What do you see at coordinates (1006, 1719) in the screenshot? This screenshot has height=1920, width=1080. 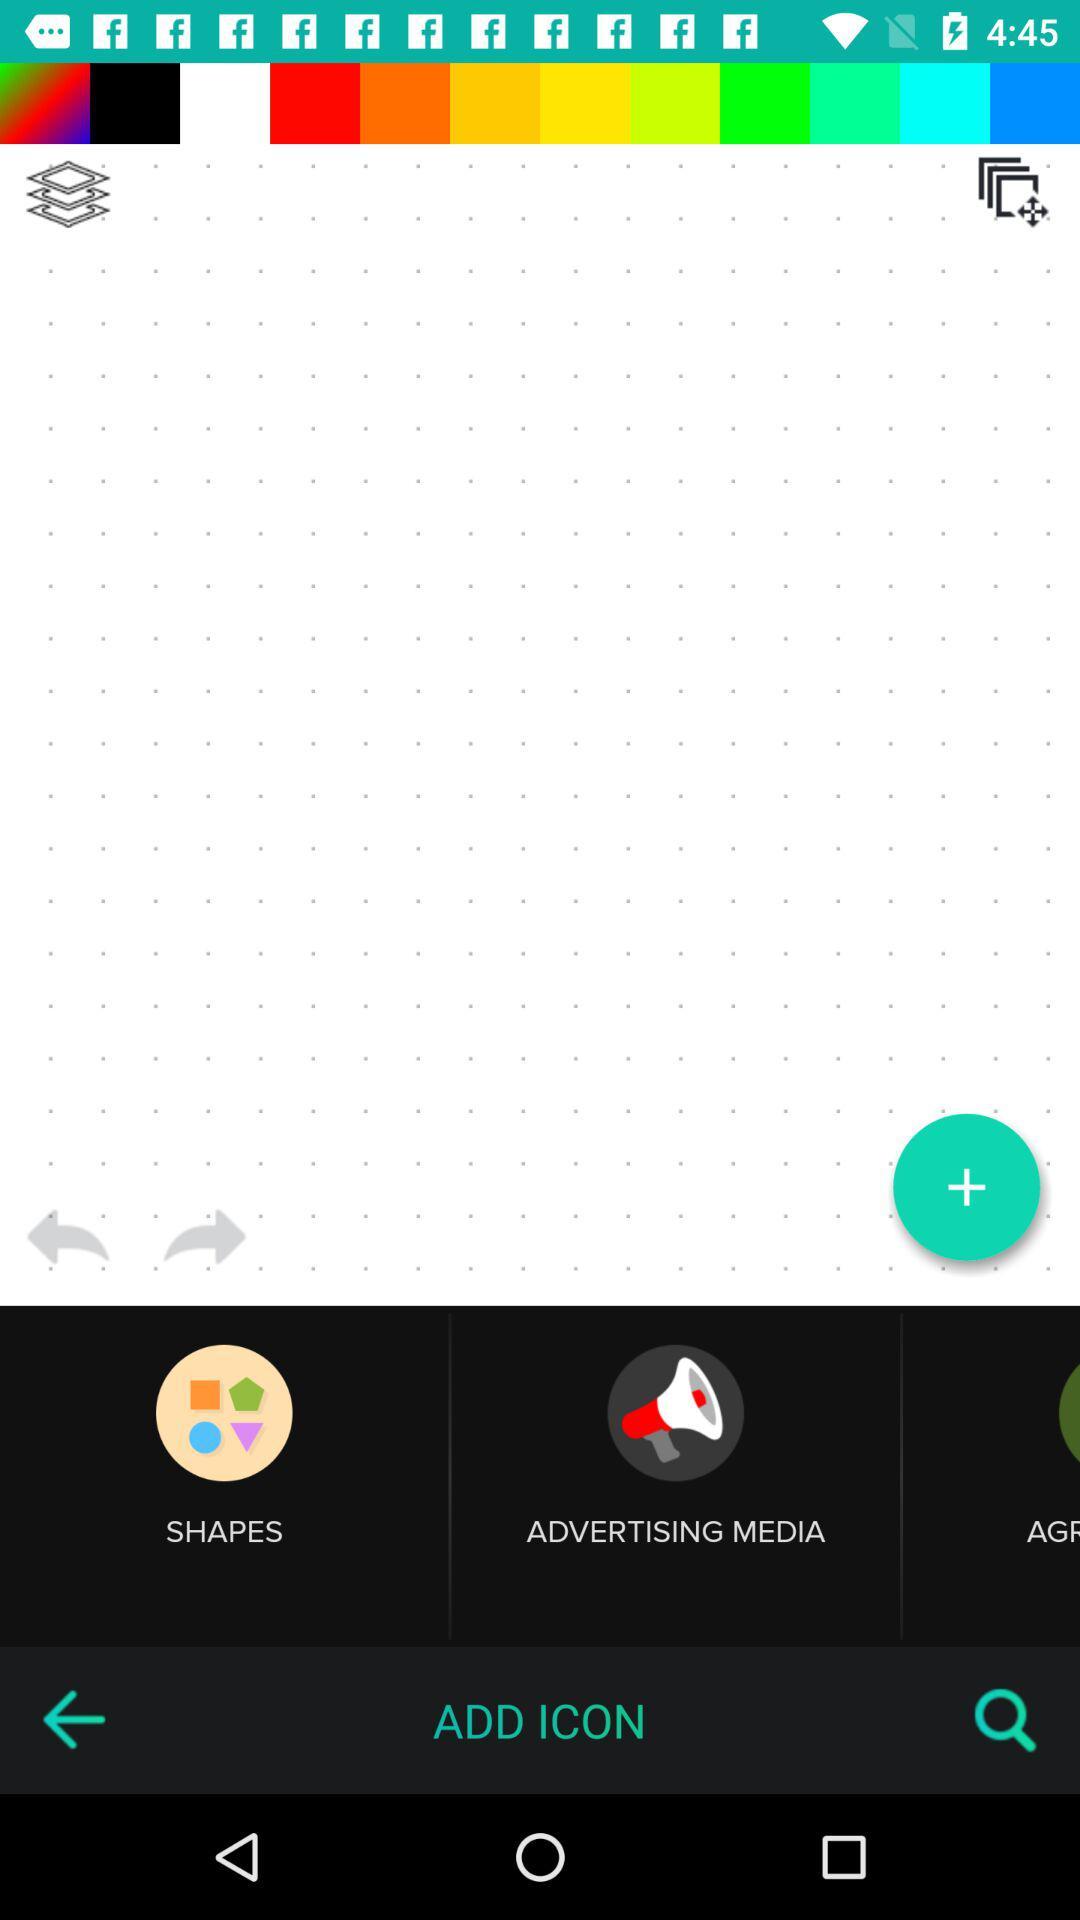 I see `the item next to add icon icon` at bounding box center [1006, 1719].